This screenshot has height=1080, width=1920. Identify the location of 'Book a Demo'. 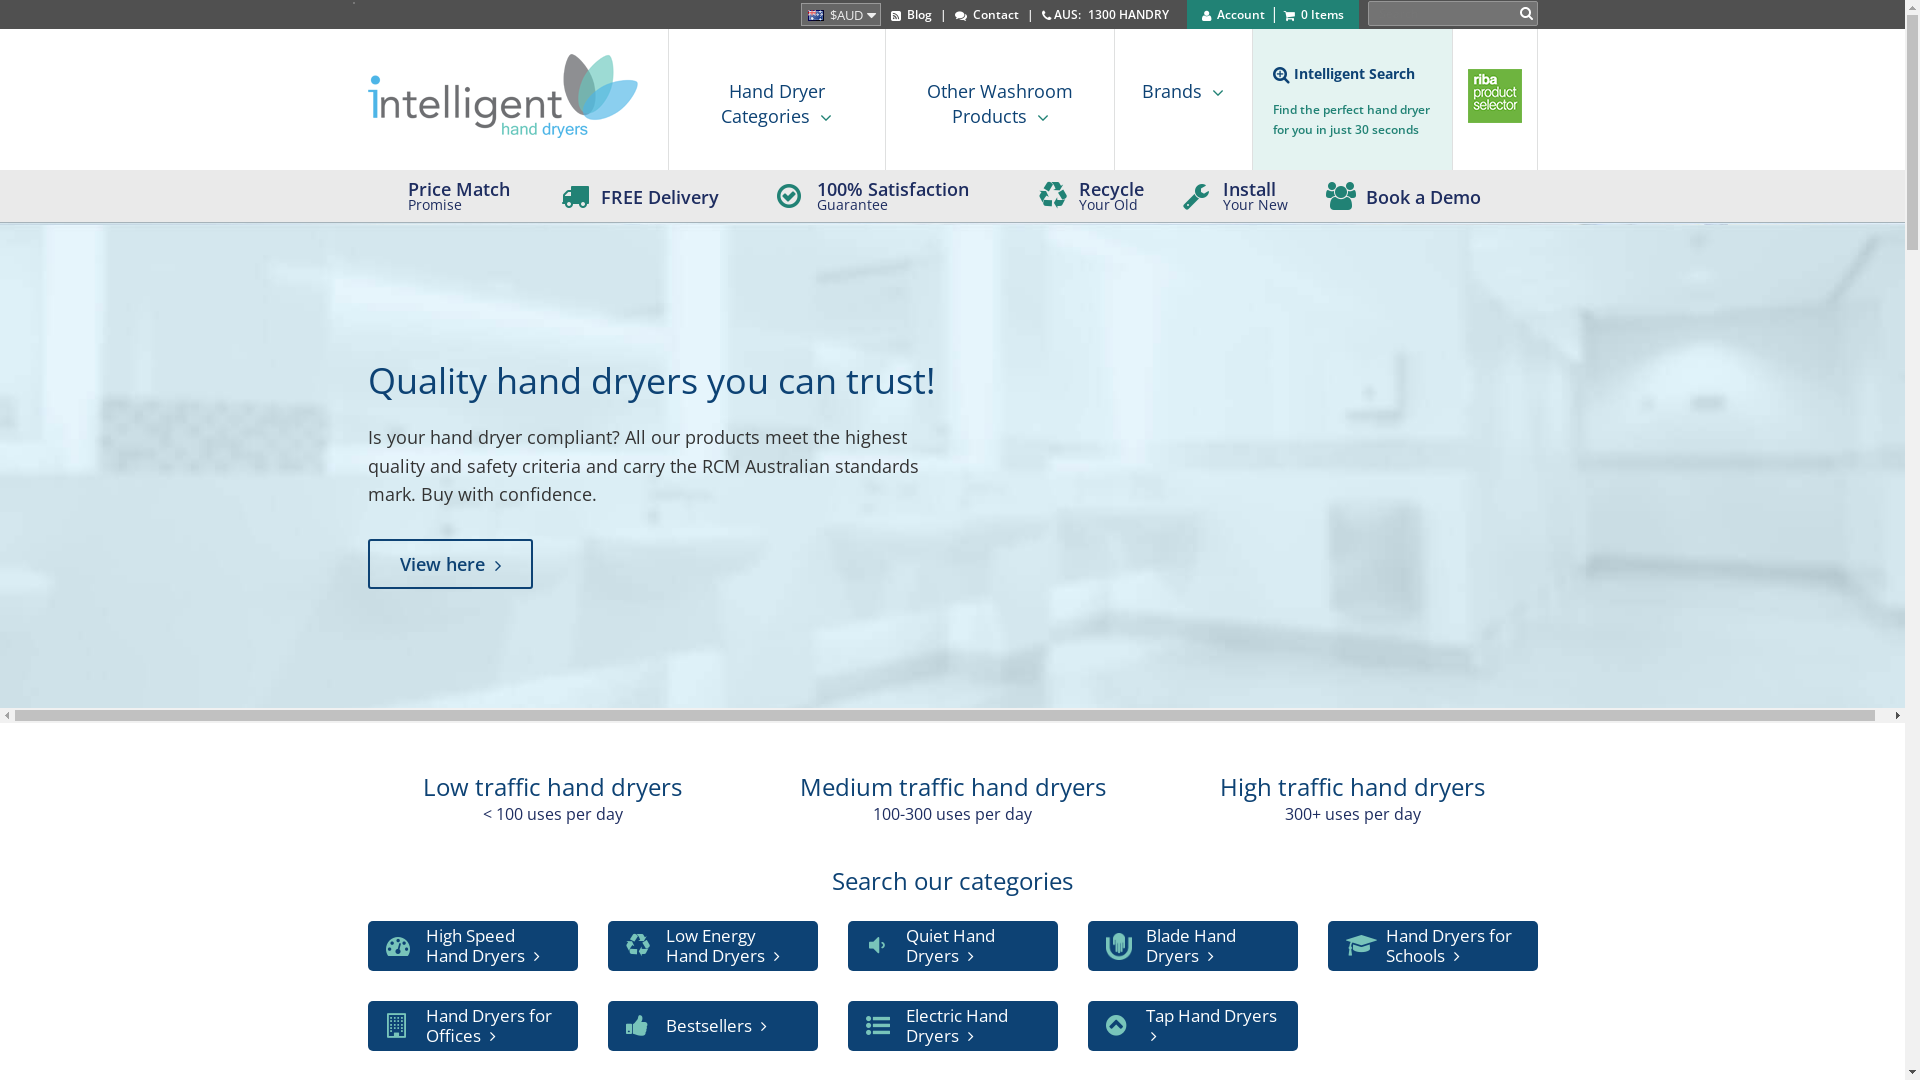
(1451, 197).